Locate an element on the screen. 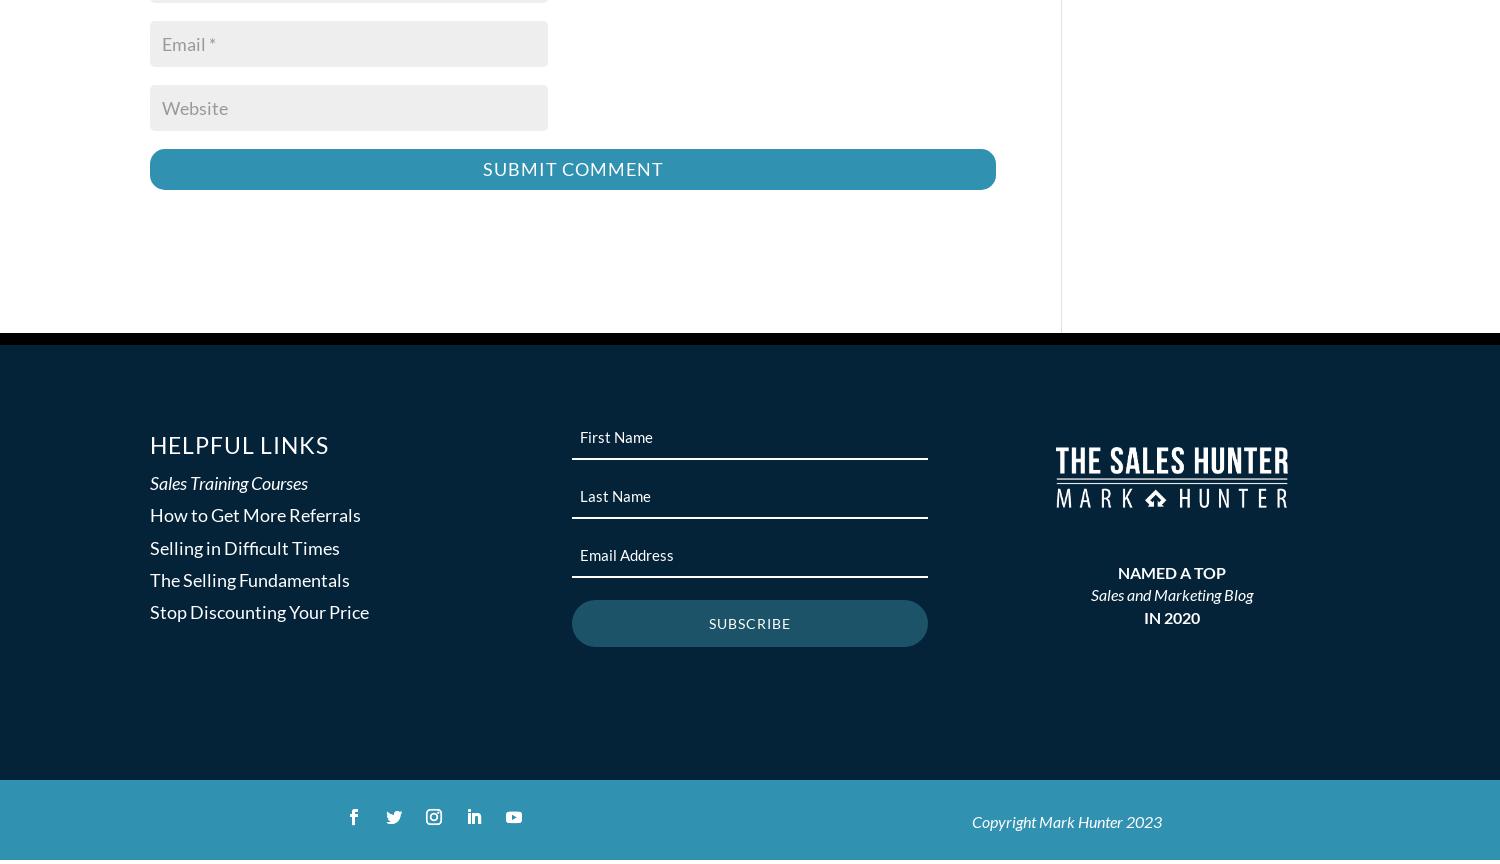 The image size is (1500, 864). 'Sales Training Courses' is located at coordinates (228, 482).